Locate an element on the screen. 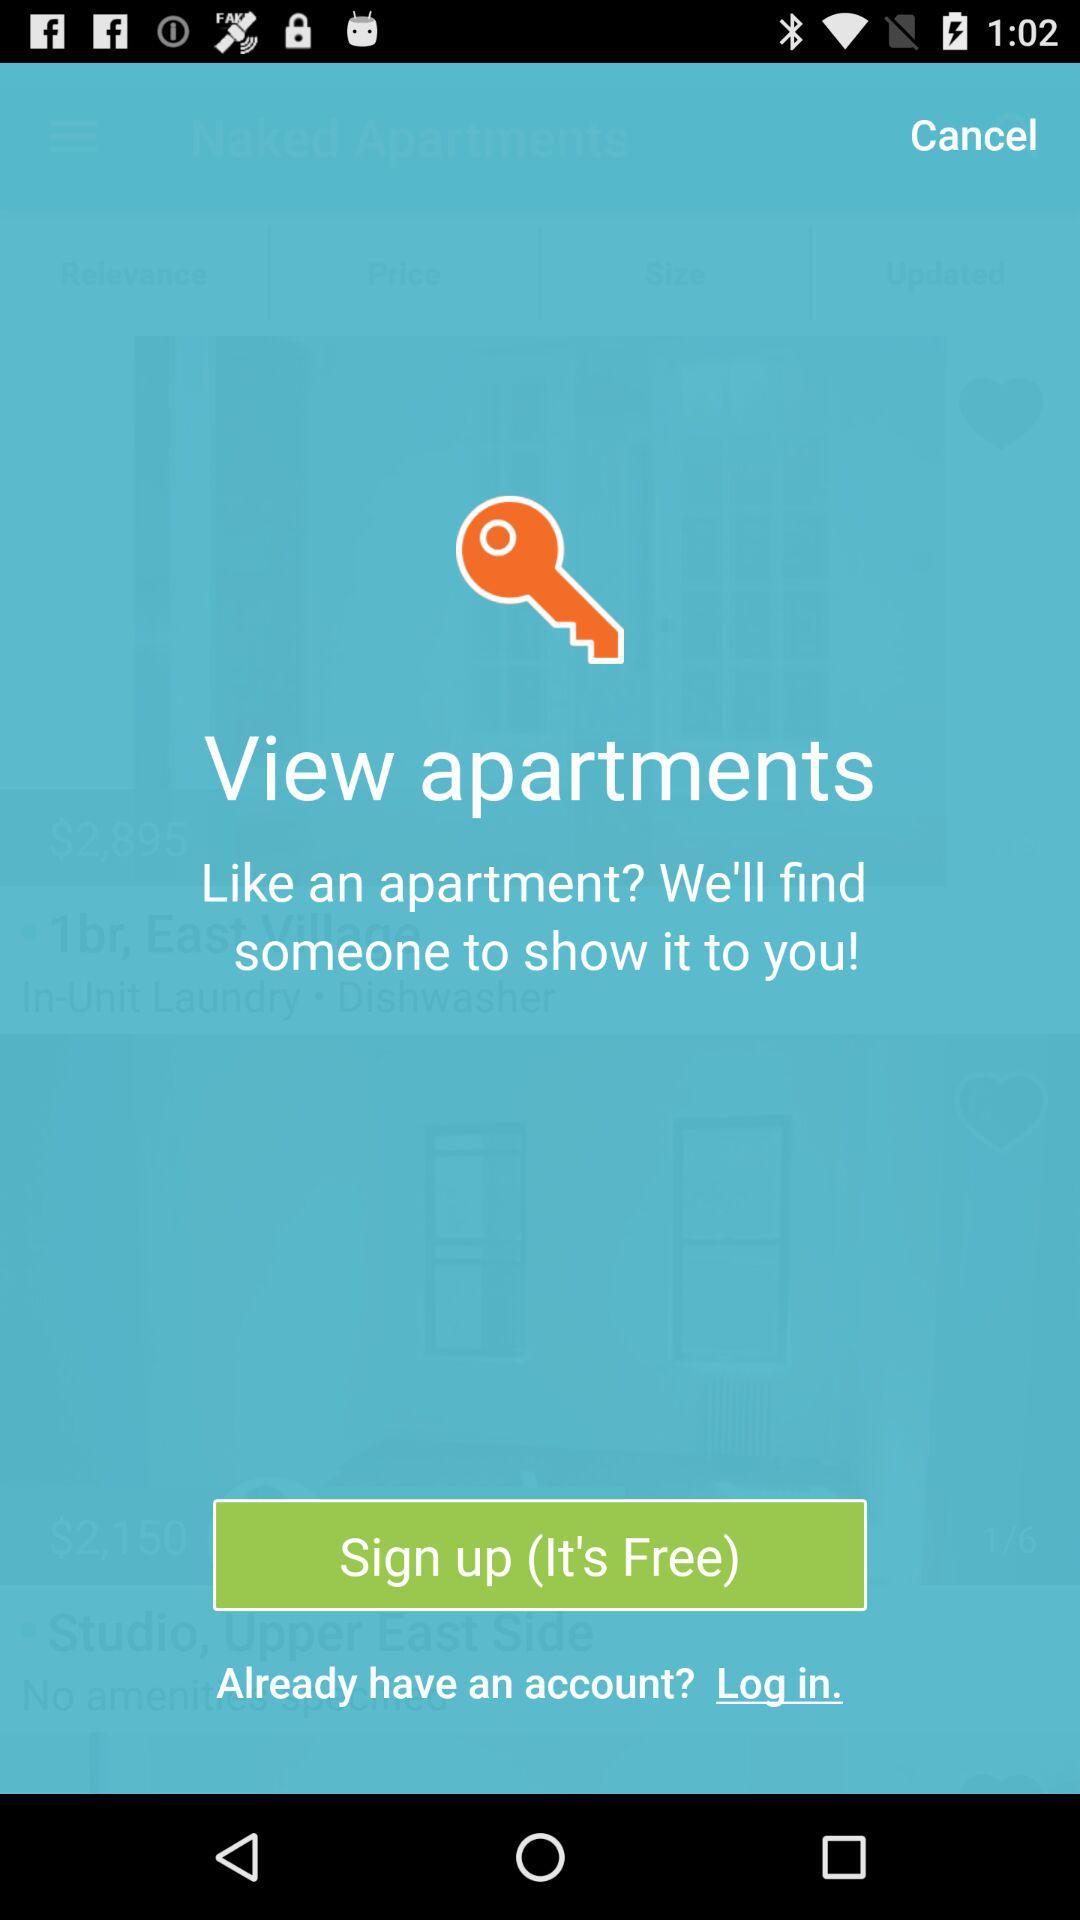  log in. item is located at coordinates (778, 1680).